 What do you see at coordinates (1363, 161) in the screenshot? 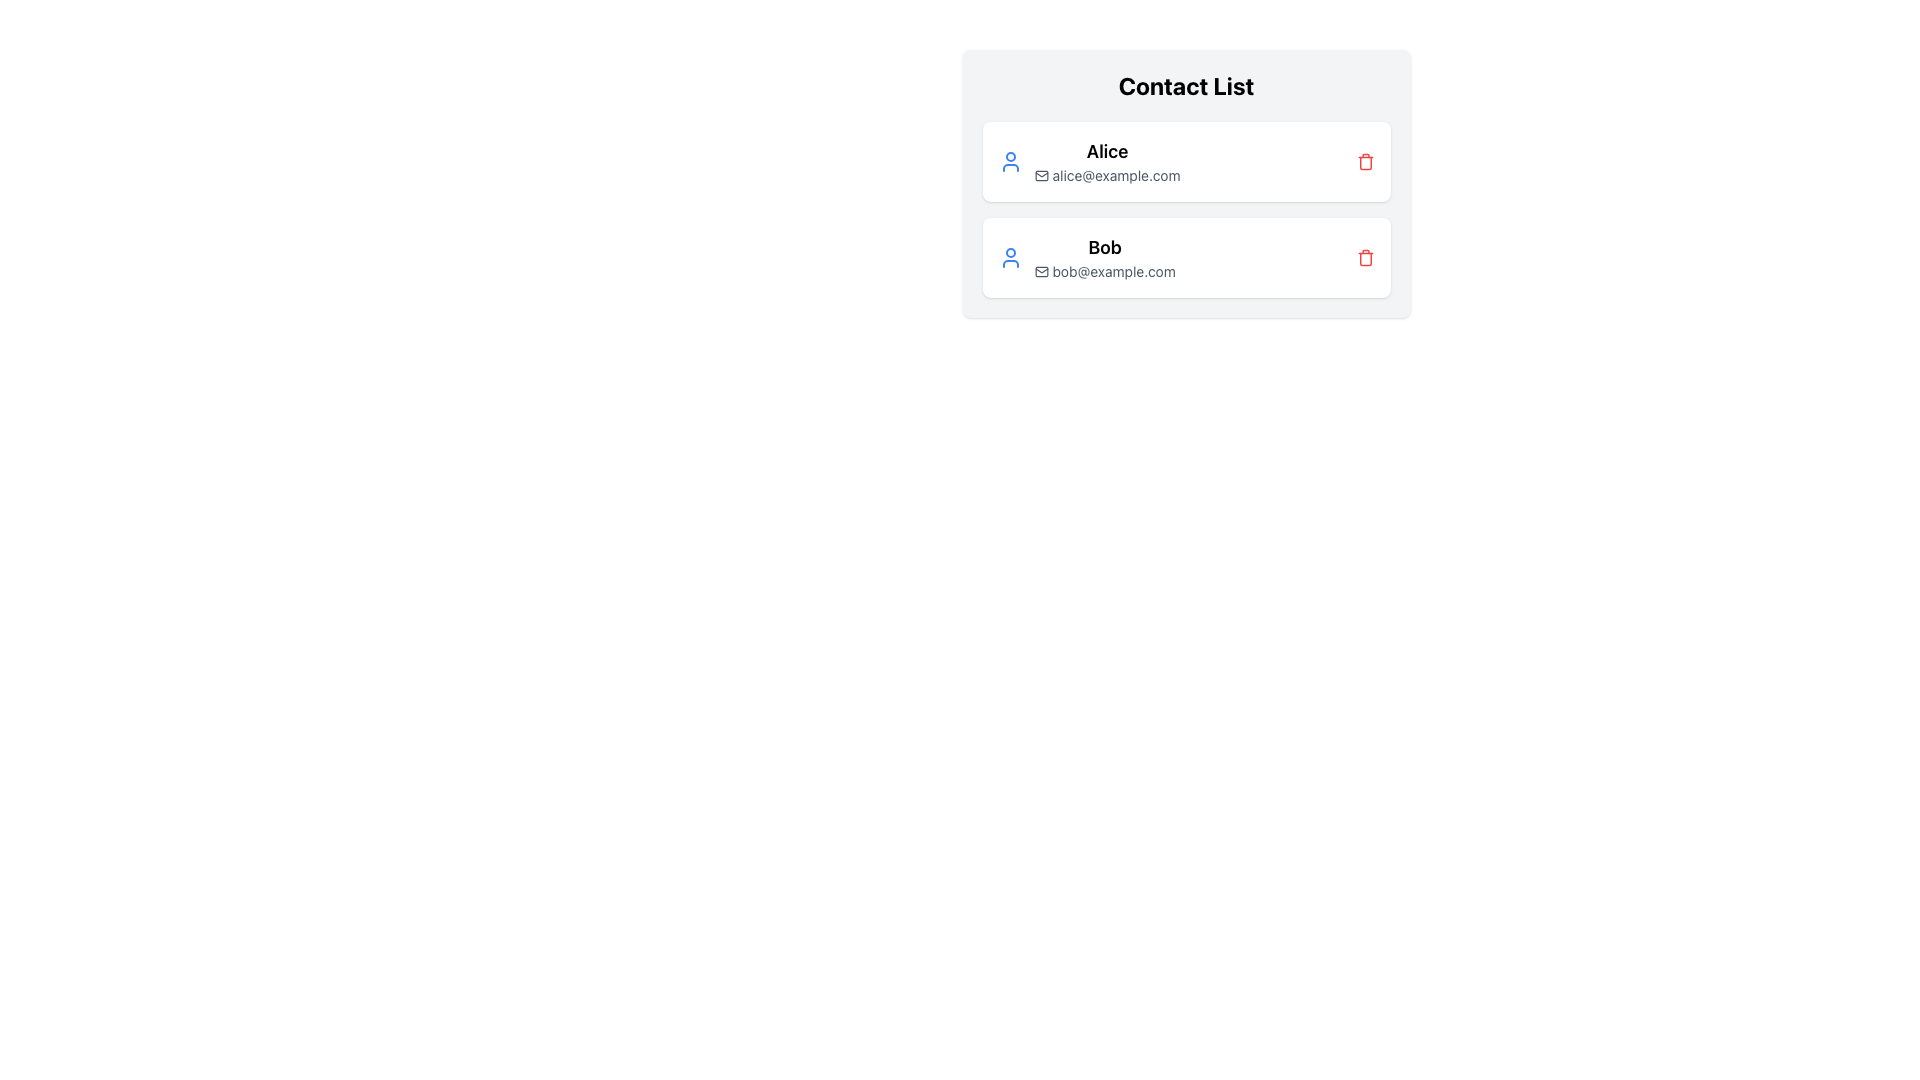
I see `the delete button with a trash bin icon located to the right of 'alice@example.com' in the 'Contact List' section` at bounding box center [1363, 161].